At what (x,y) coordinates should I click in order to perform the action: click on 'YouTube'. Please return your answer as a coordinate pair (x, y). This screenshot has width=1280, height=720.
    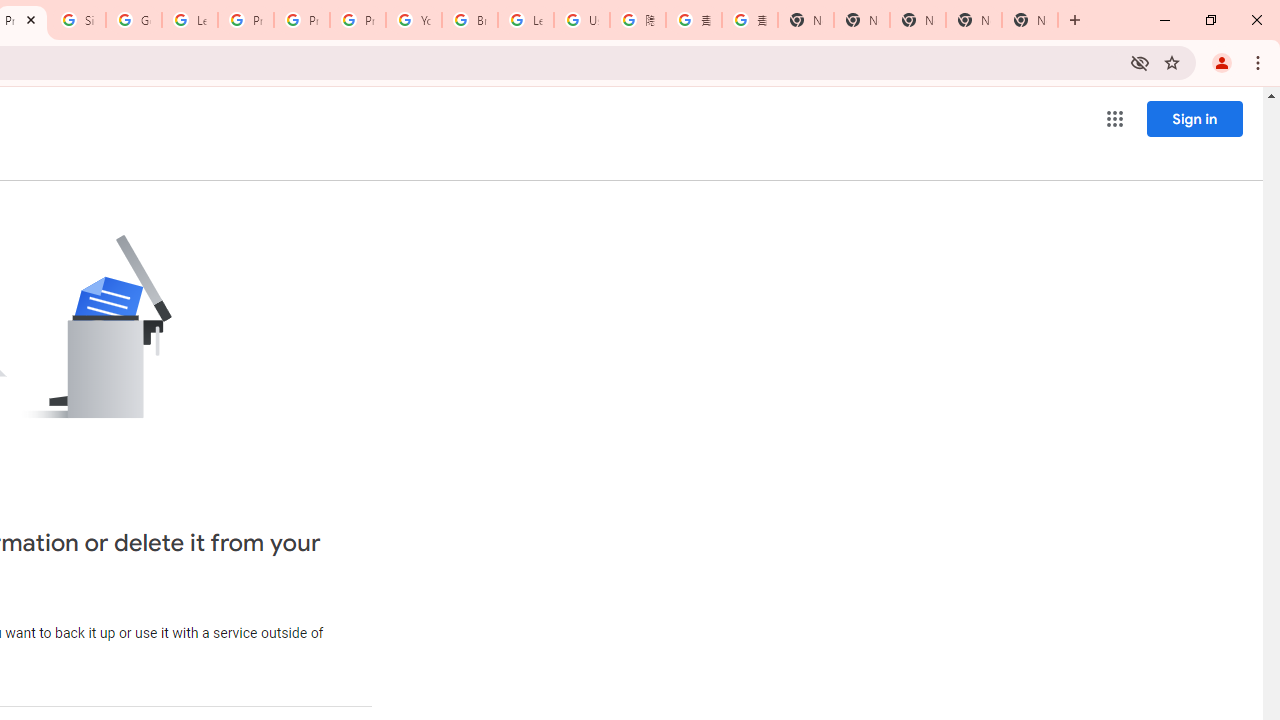
    Looking at the image, I should click on (413, 20).